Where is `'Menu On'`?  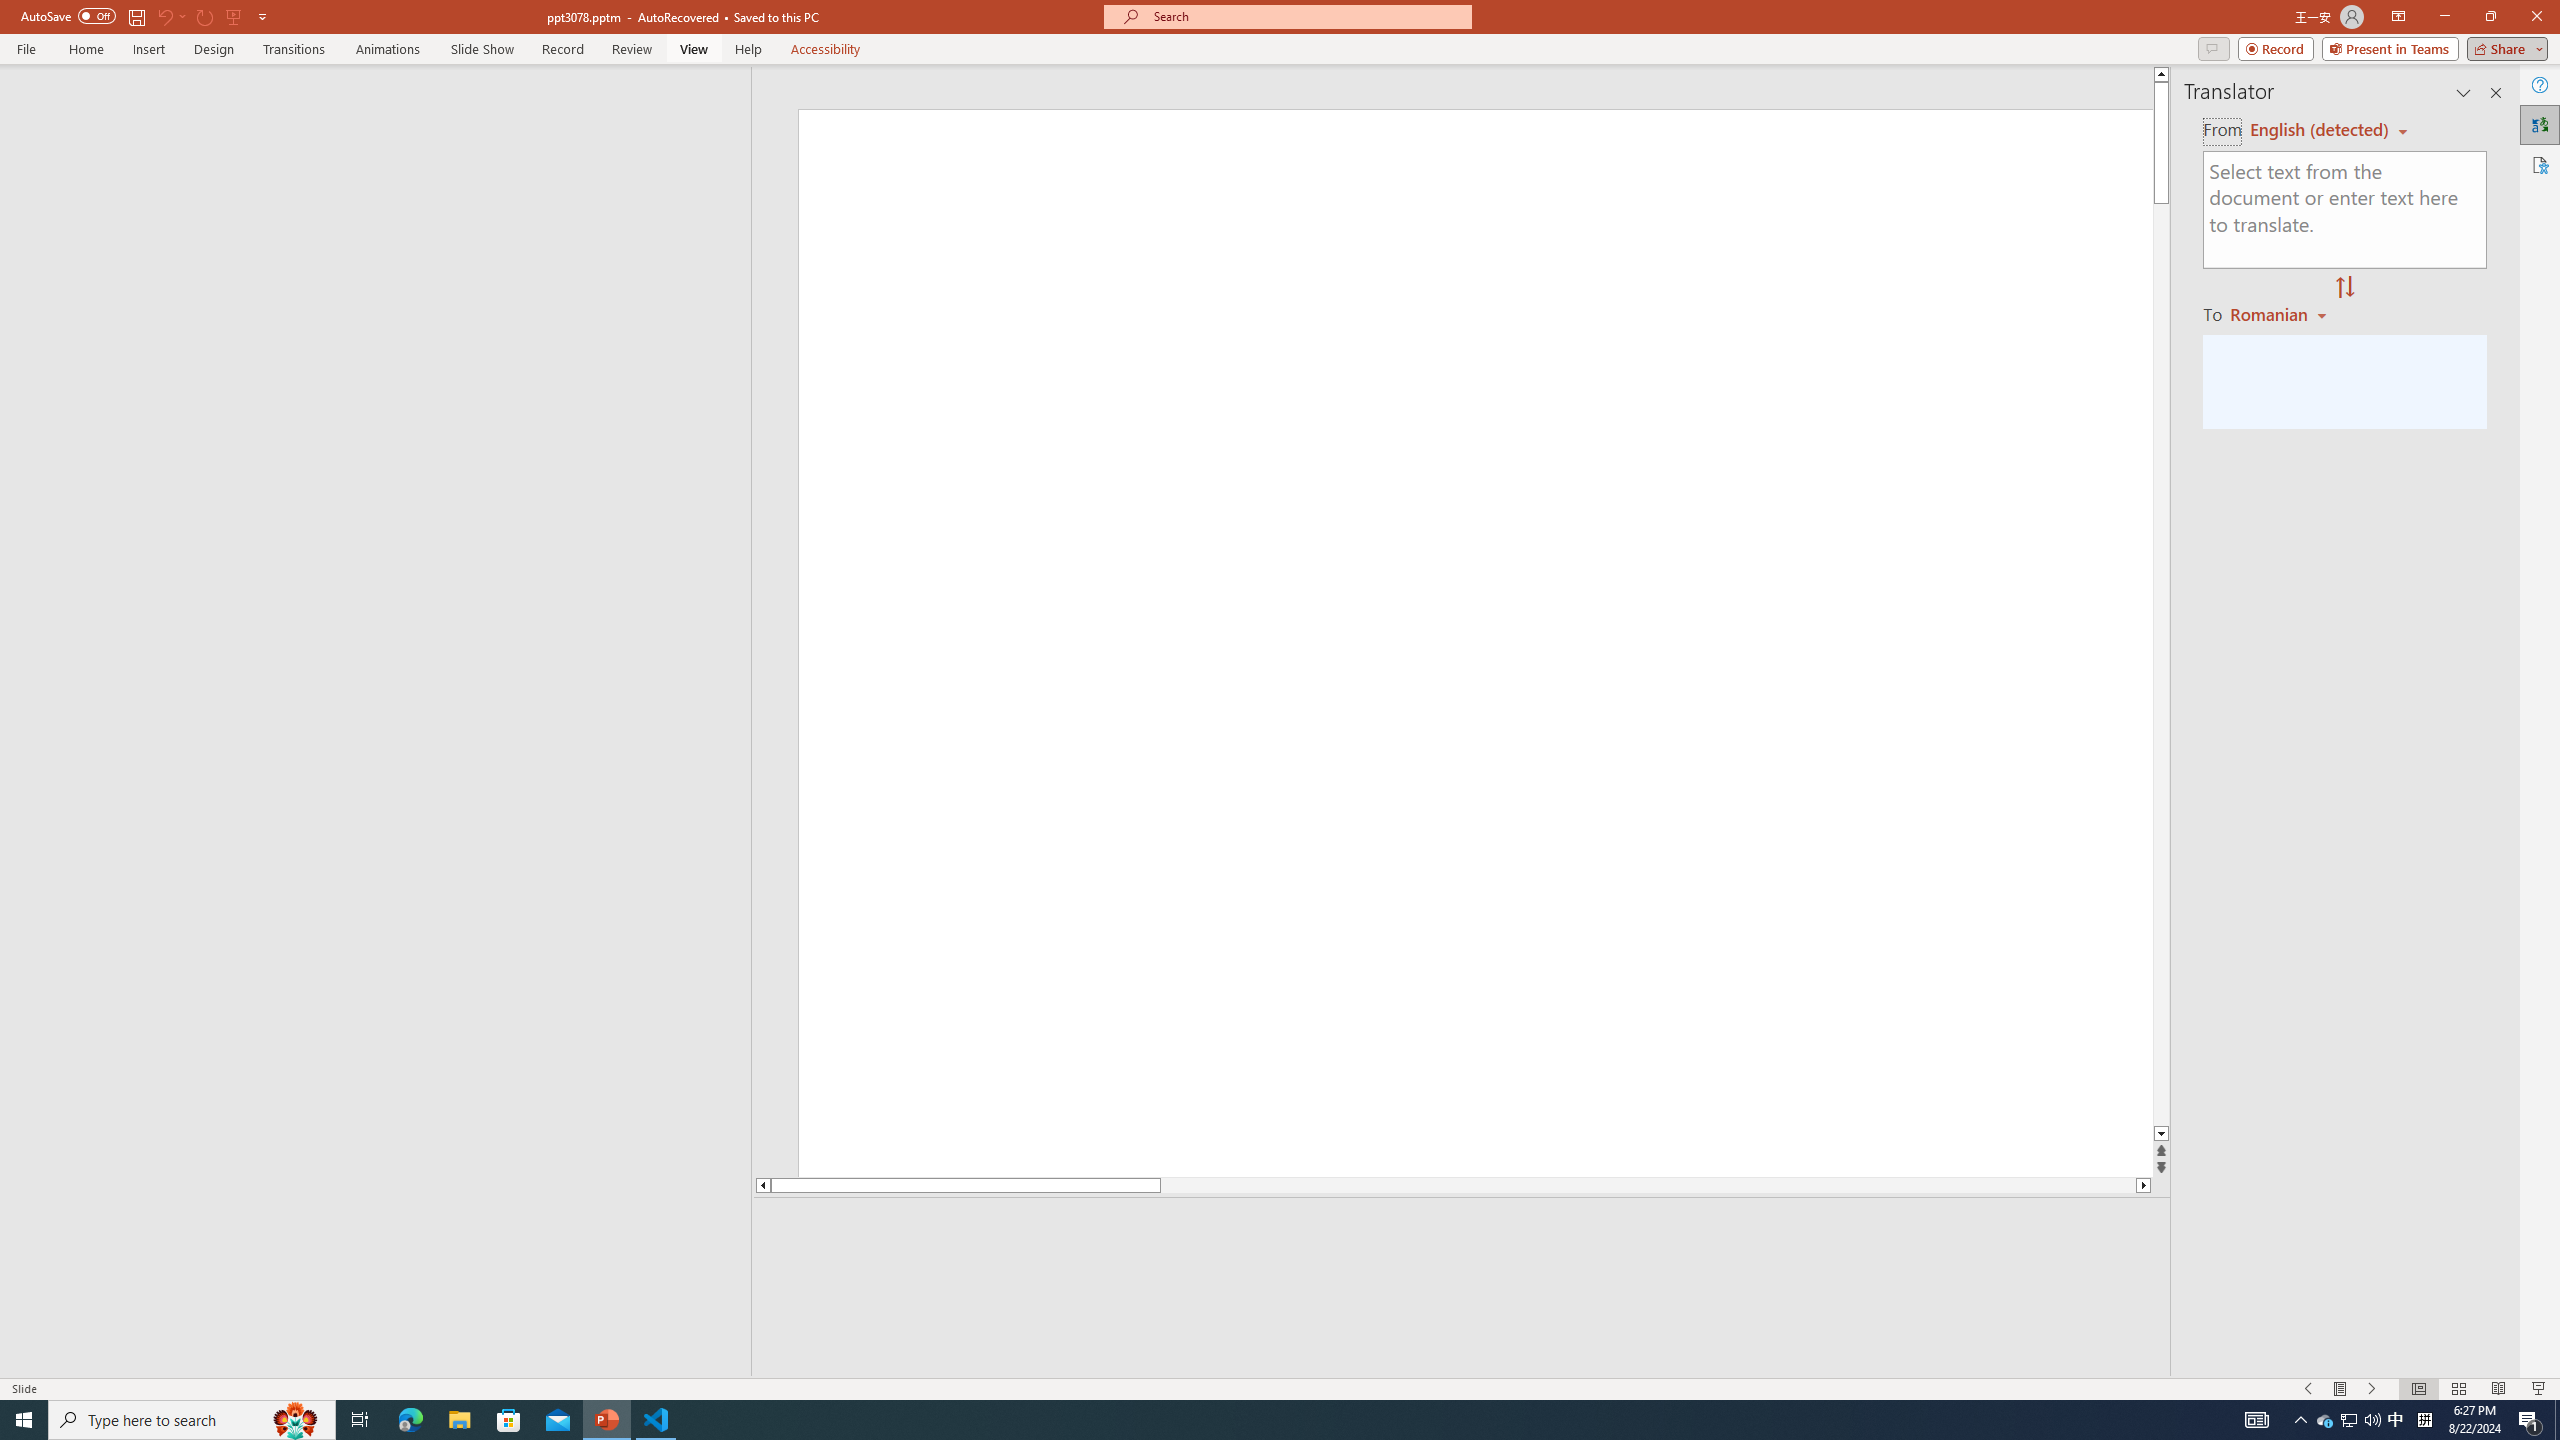 'Menu On' is located at coordinates (2340, 1389).